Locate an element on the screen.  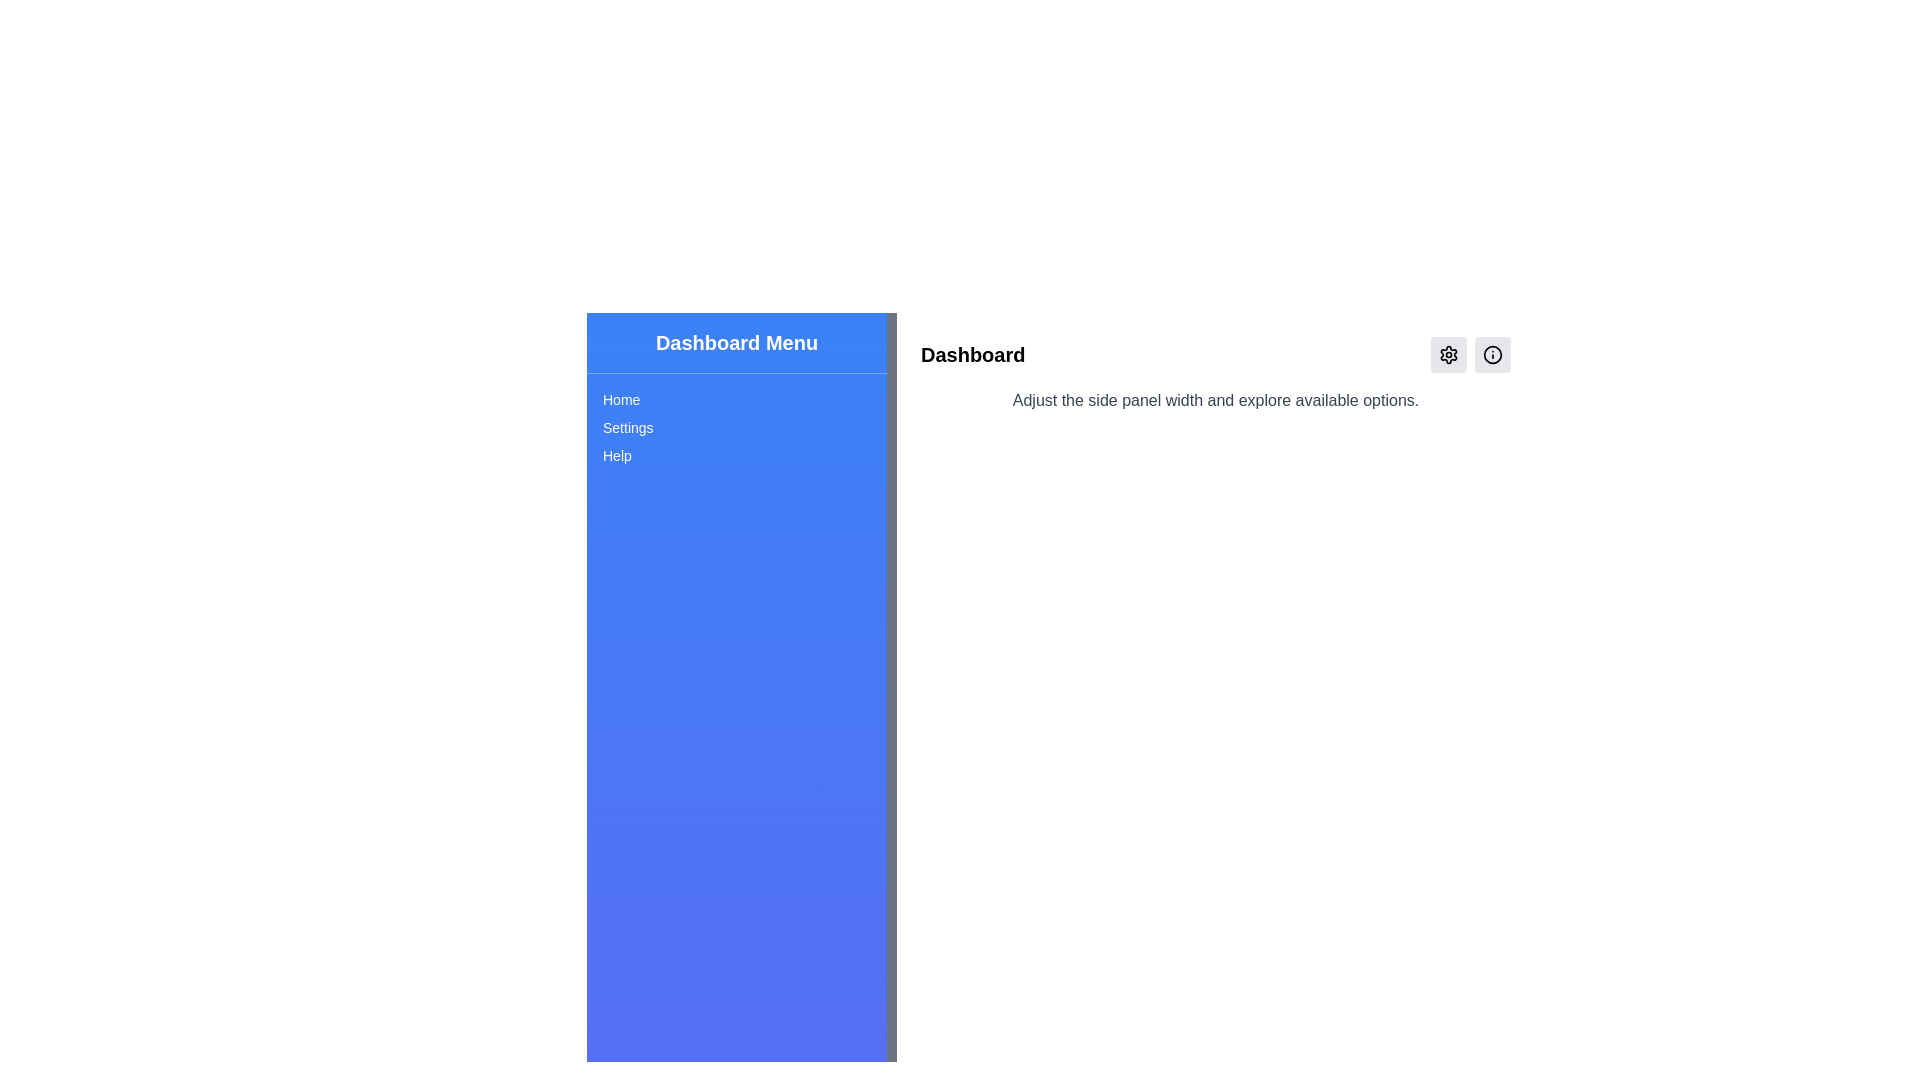
the modern circular information icon located to the right of the settings icon in the top-right section of the interface is located at coordinates (1492, 353).